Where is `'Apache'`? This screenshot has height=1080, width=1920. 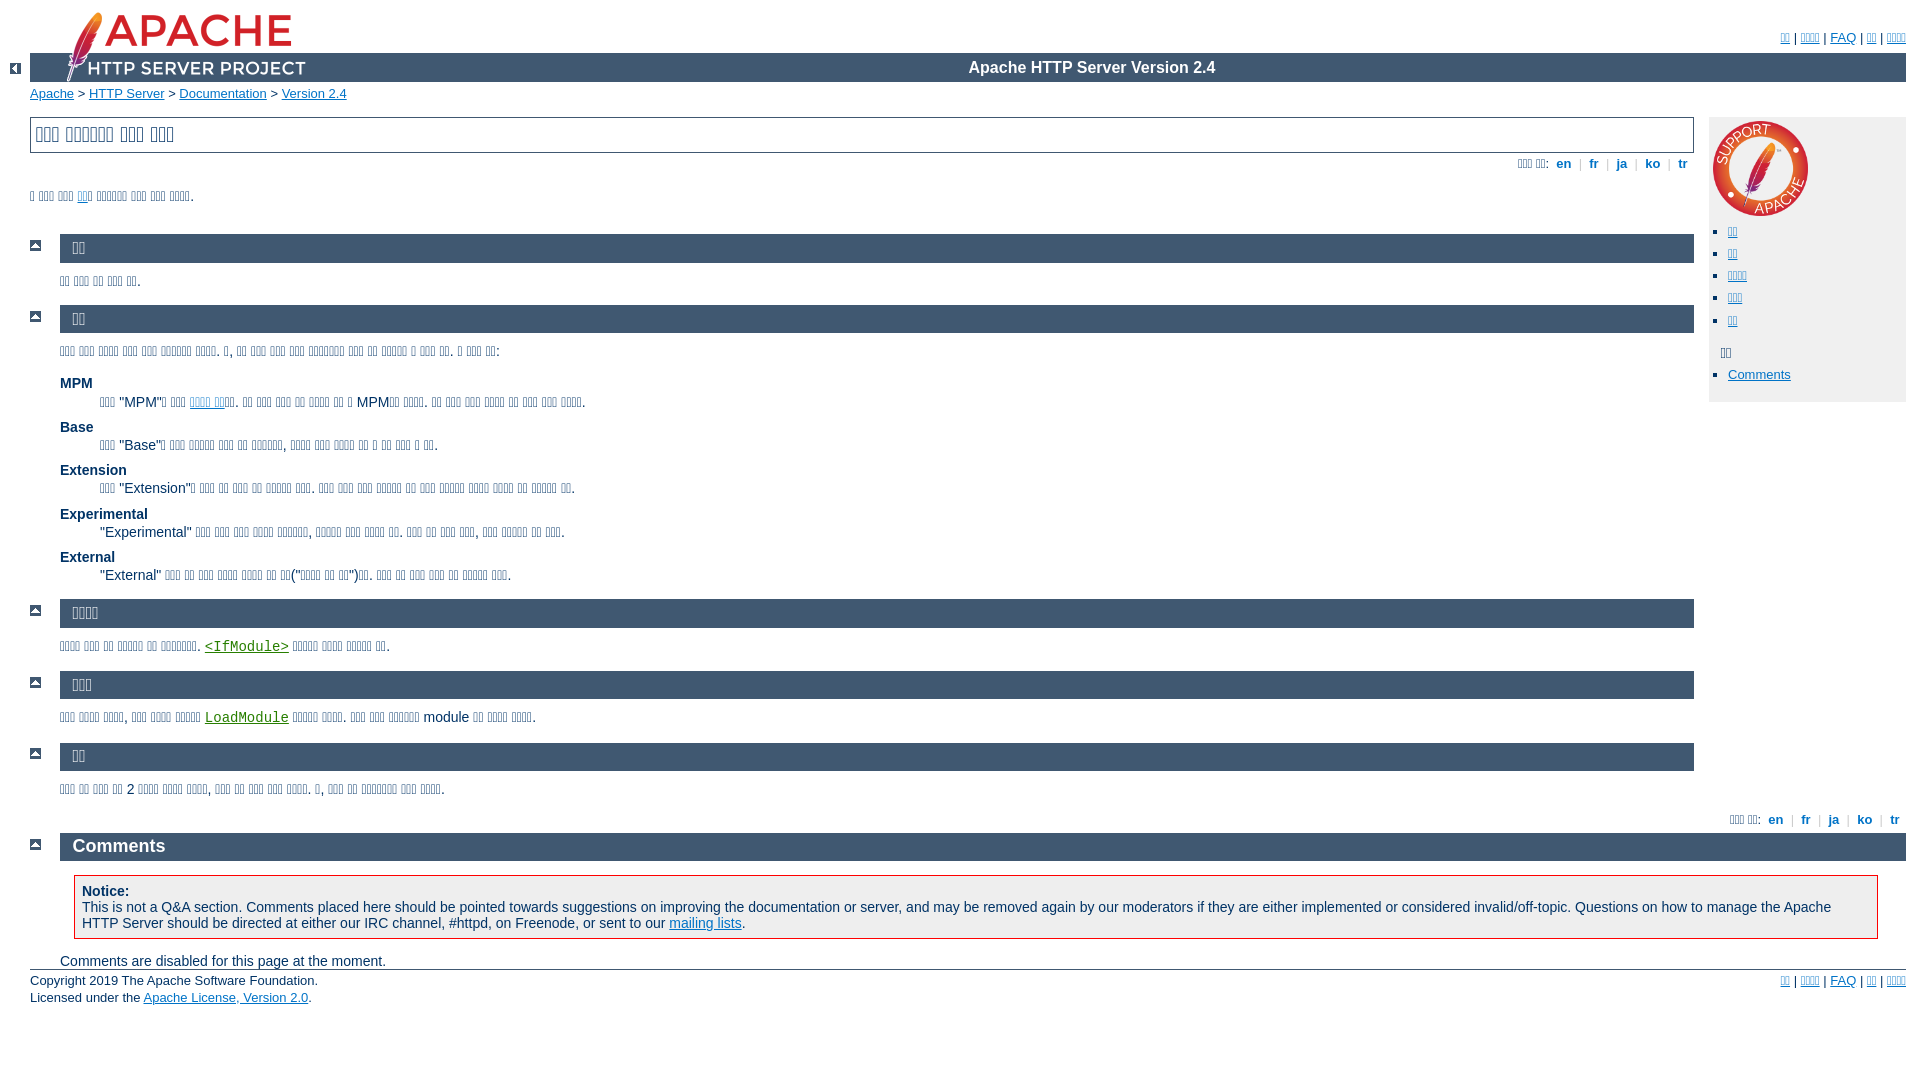 'Apache' is located at coordinates (52, 93).